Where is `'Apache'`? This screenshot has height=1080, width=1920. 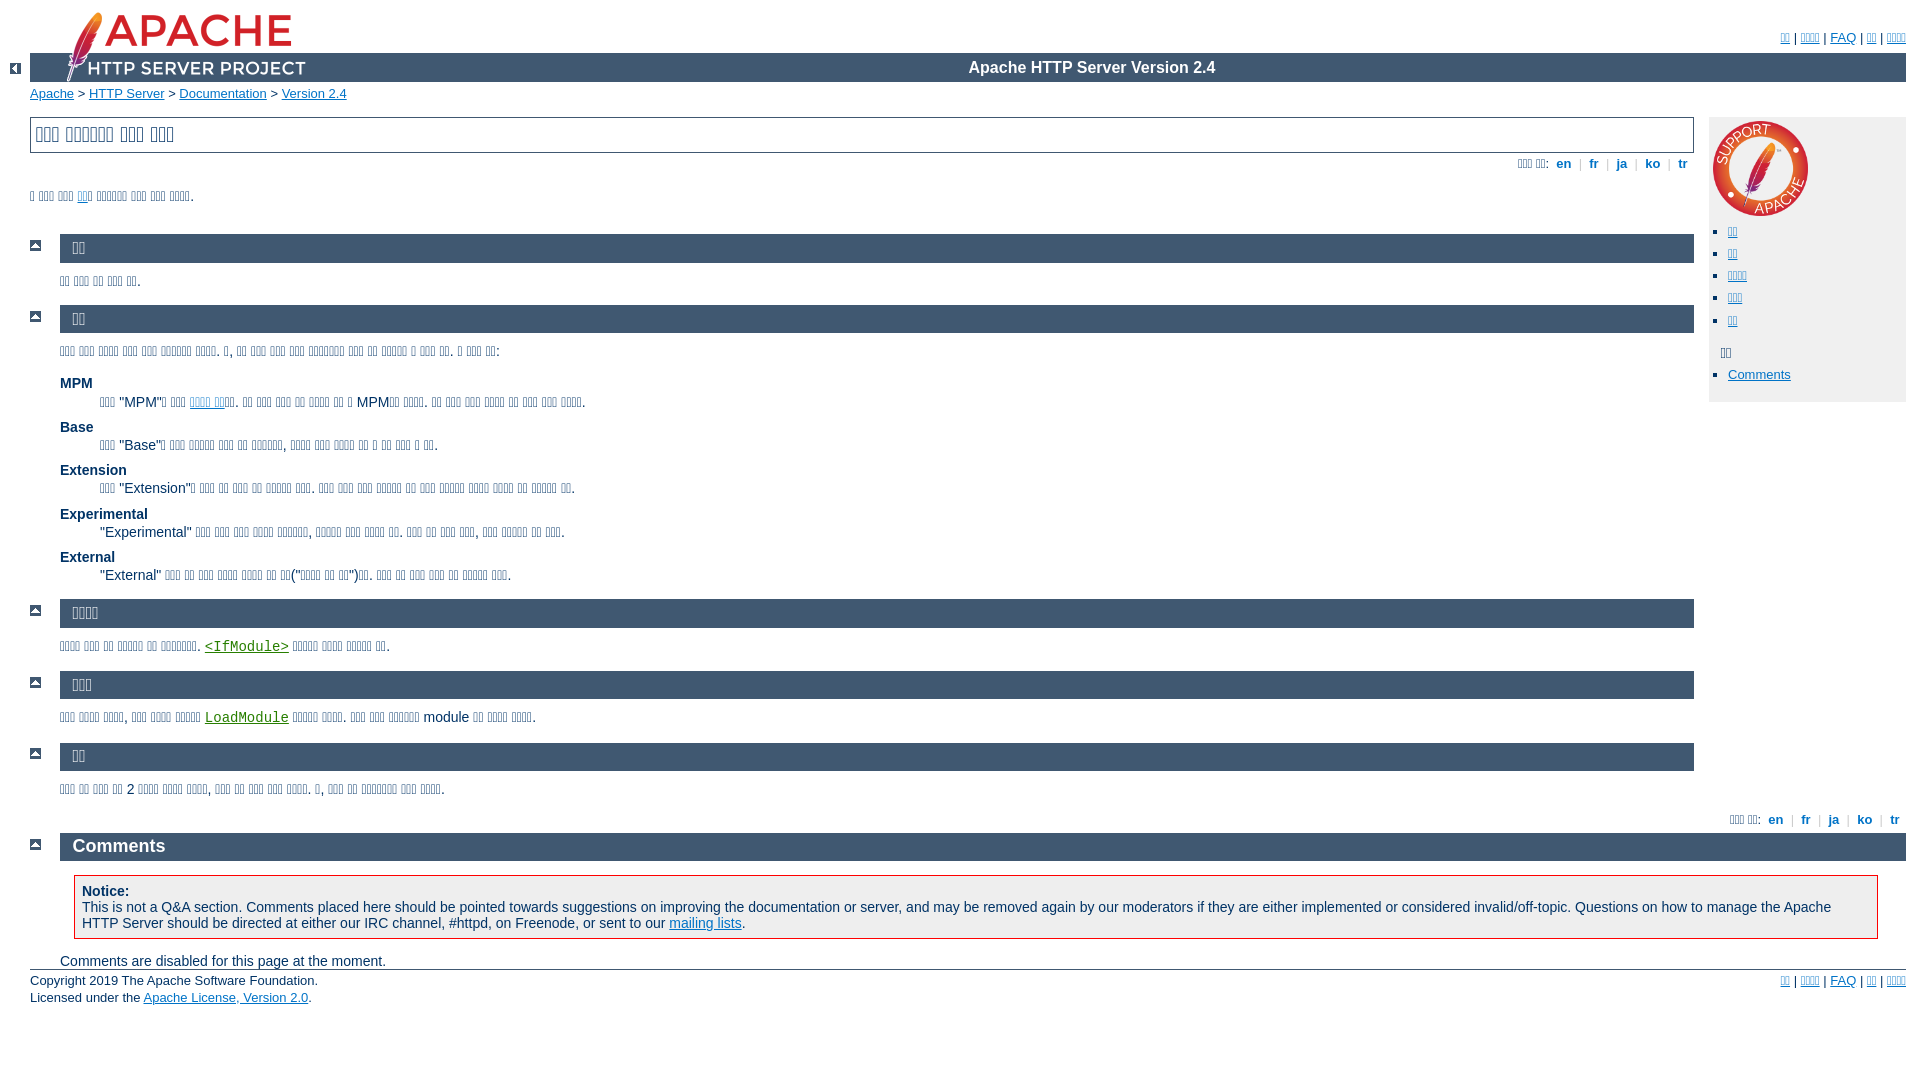 'Apache' is located at coordinates (52, 93).